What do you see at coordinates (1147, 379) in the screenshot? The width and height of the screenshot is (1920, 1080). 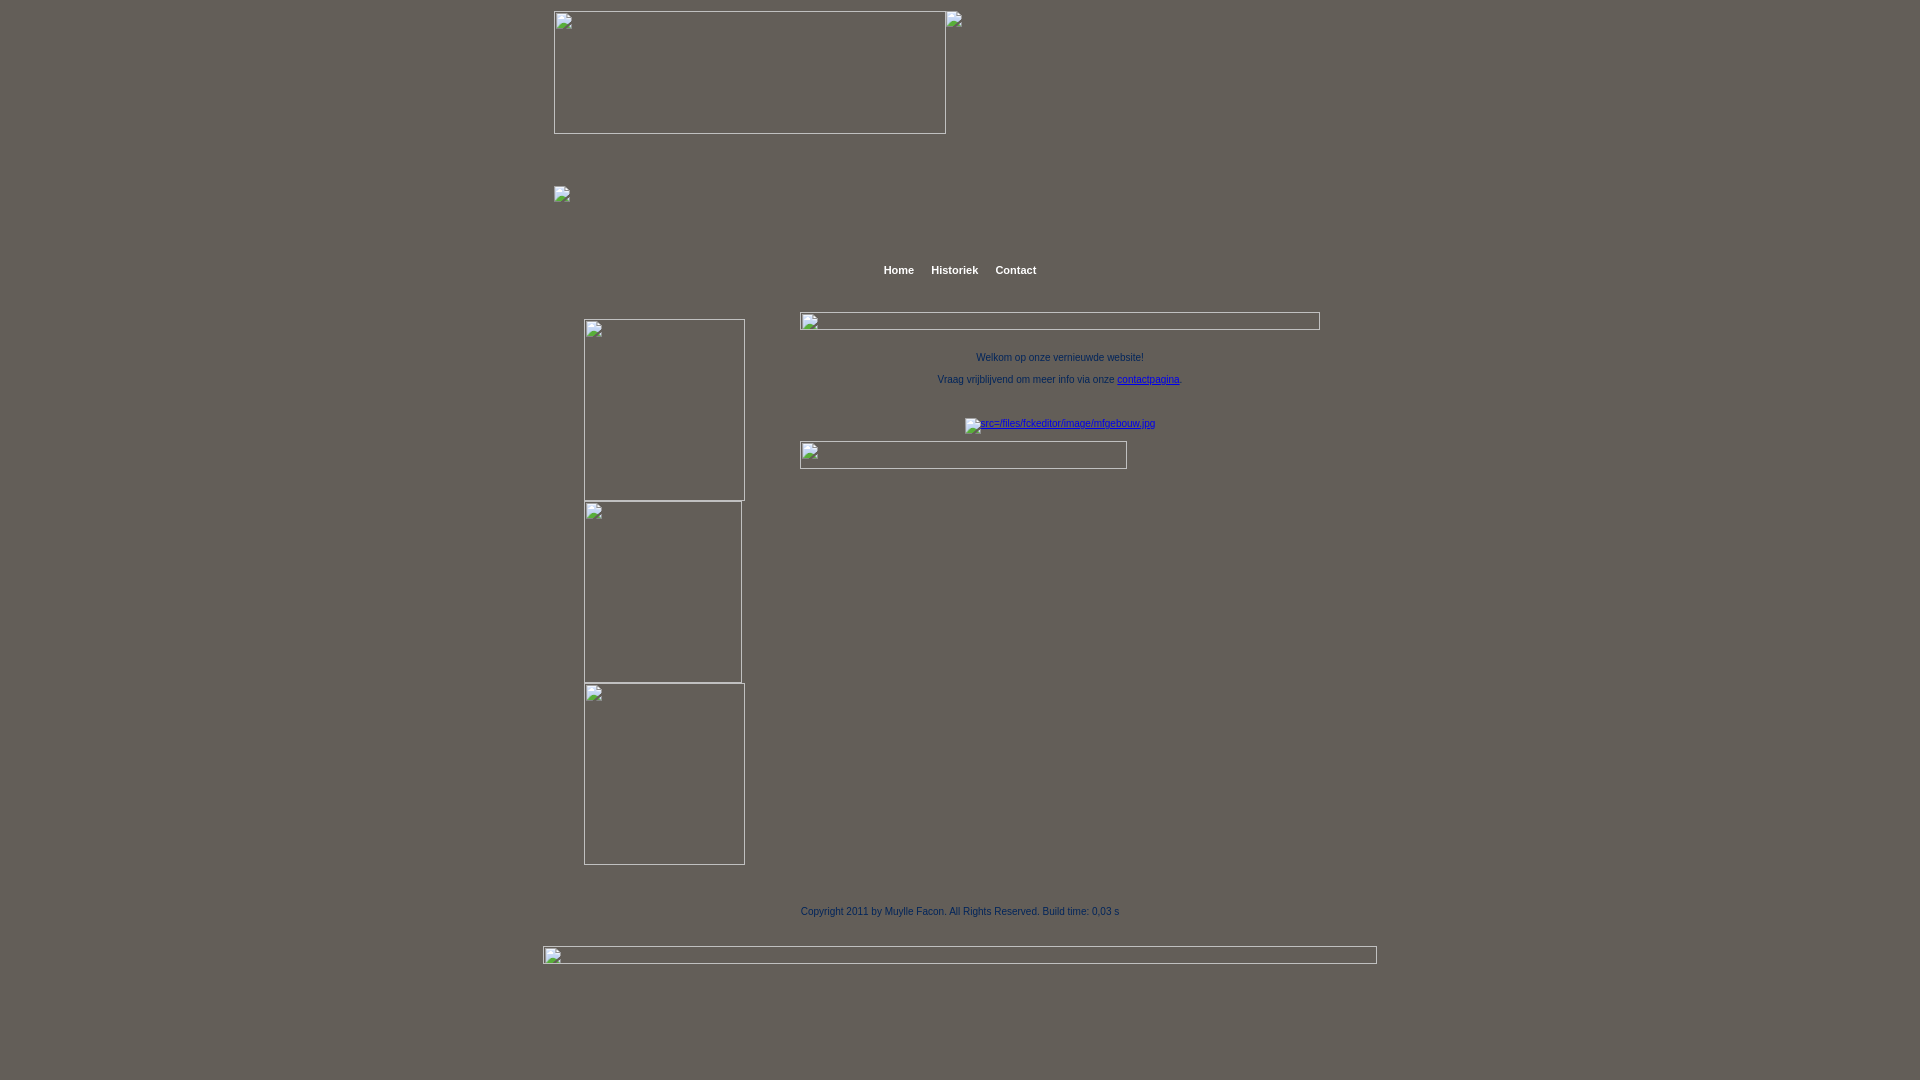 I see `'contactpagina'` at bounding box center [1147, 379].